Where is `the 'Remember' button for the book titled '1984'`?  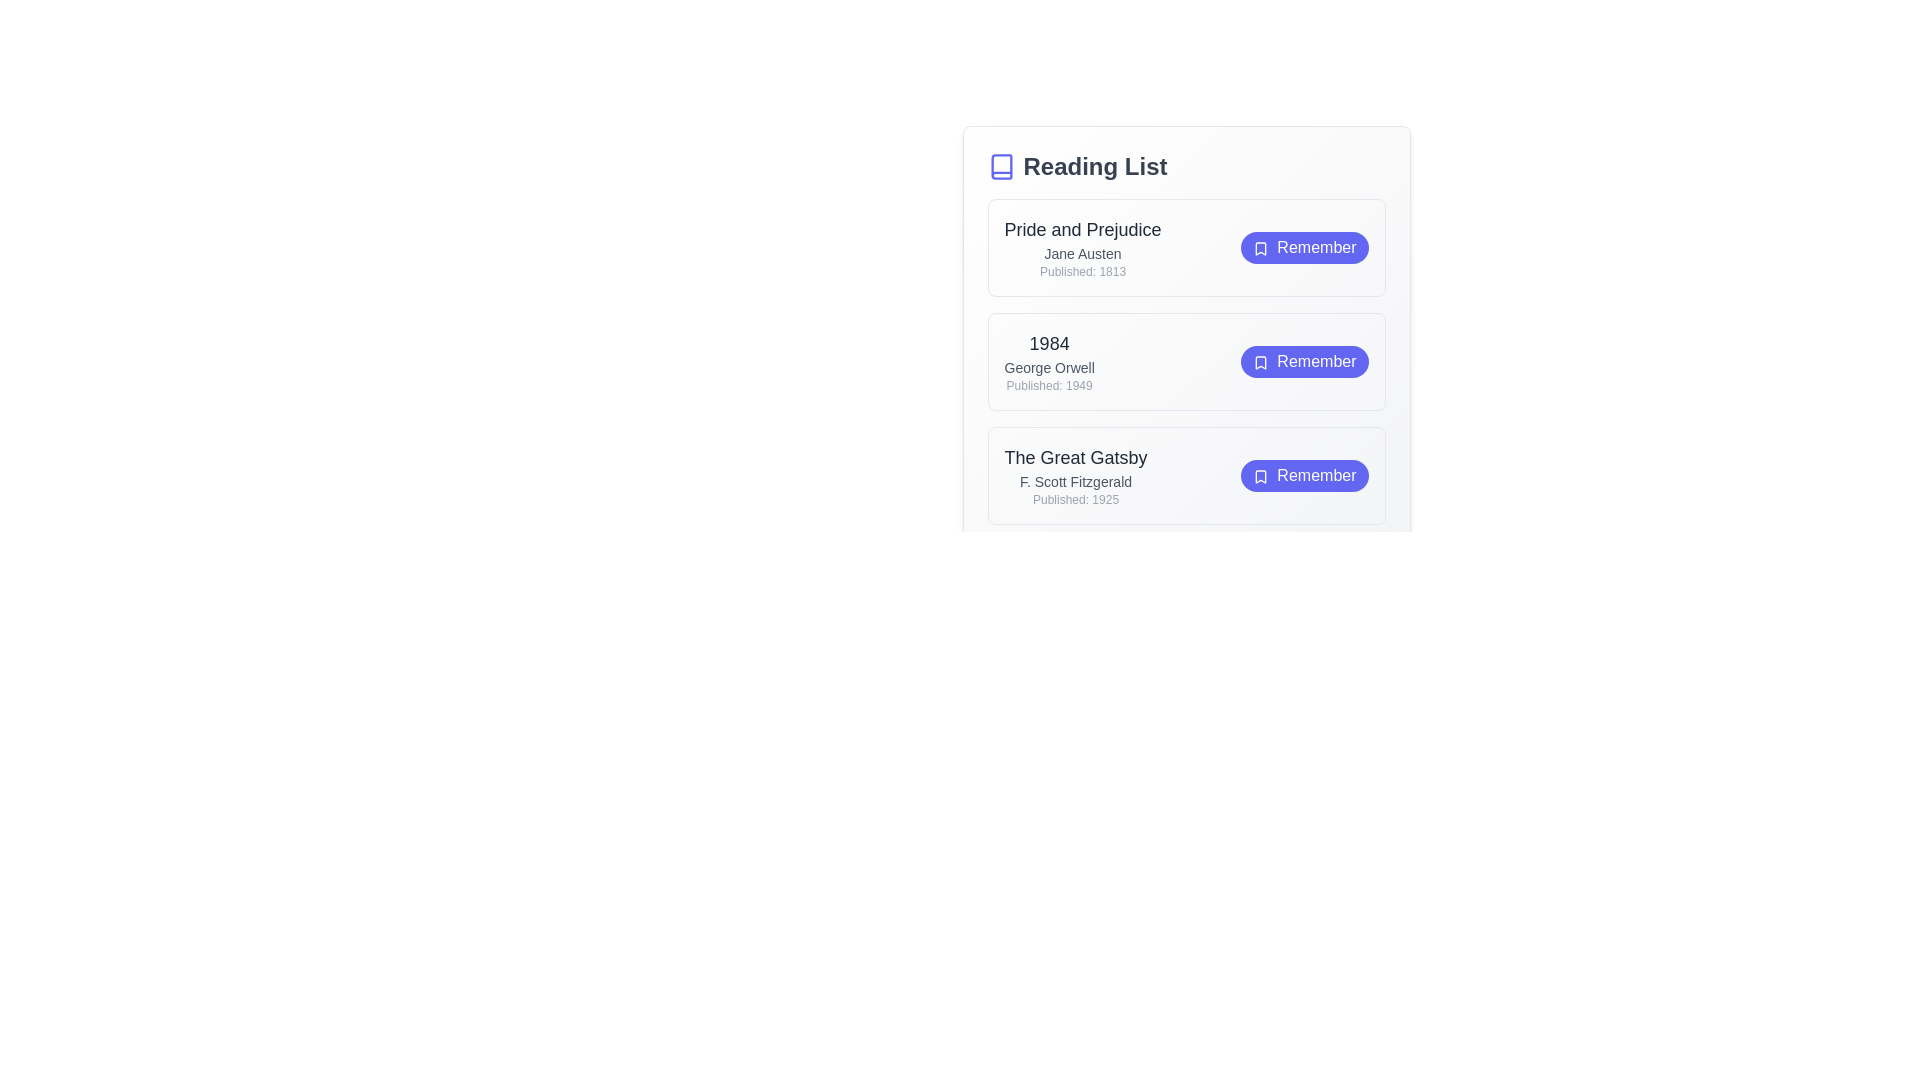
the 'Remember' button for the book titled '1984' is located at coordinates (1304, 362).